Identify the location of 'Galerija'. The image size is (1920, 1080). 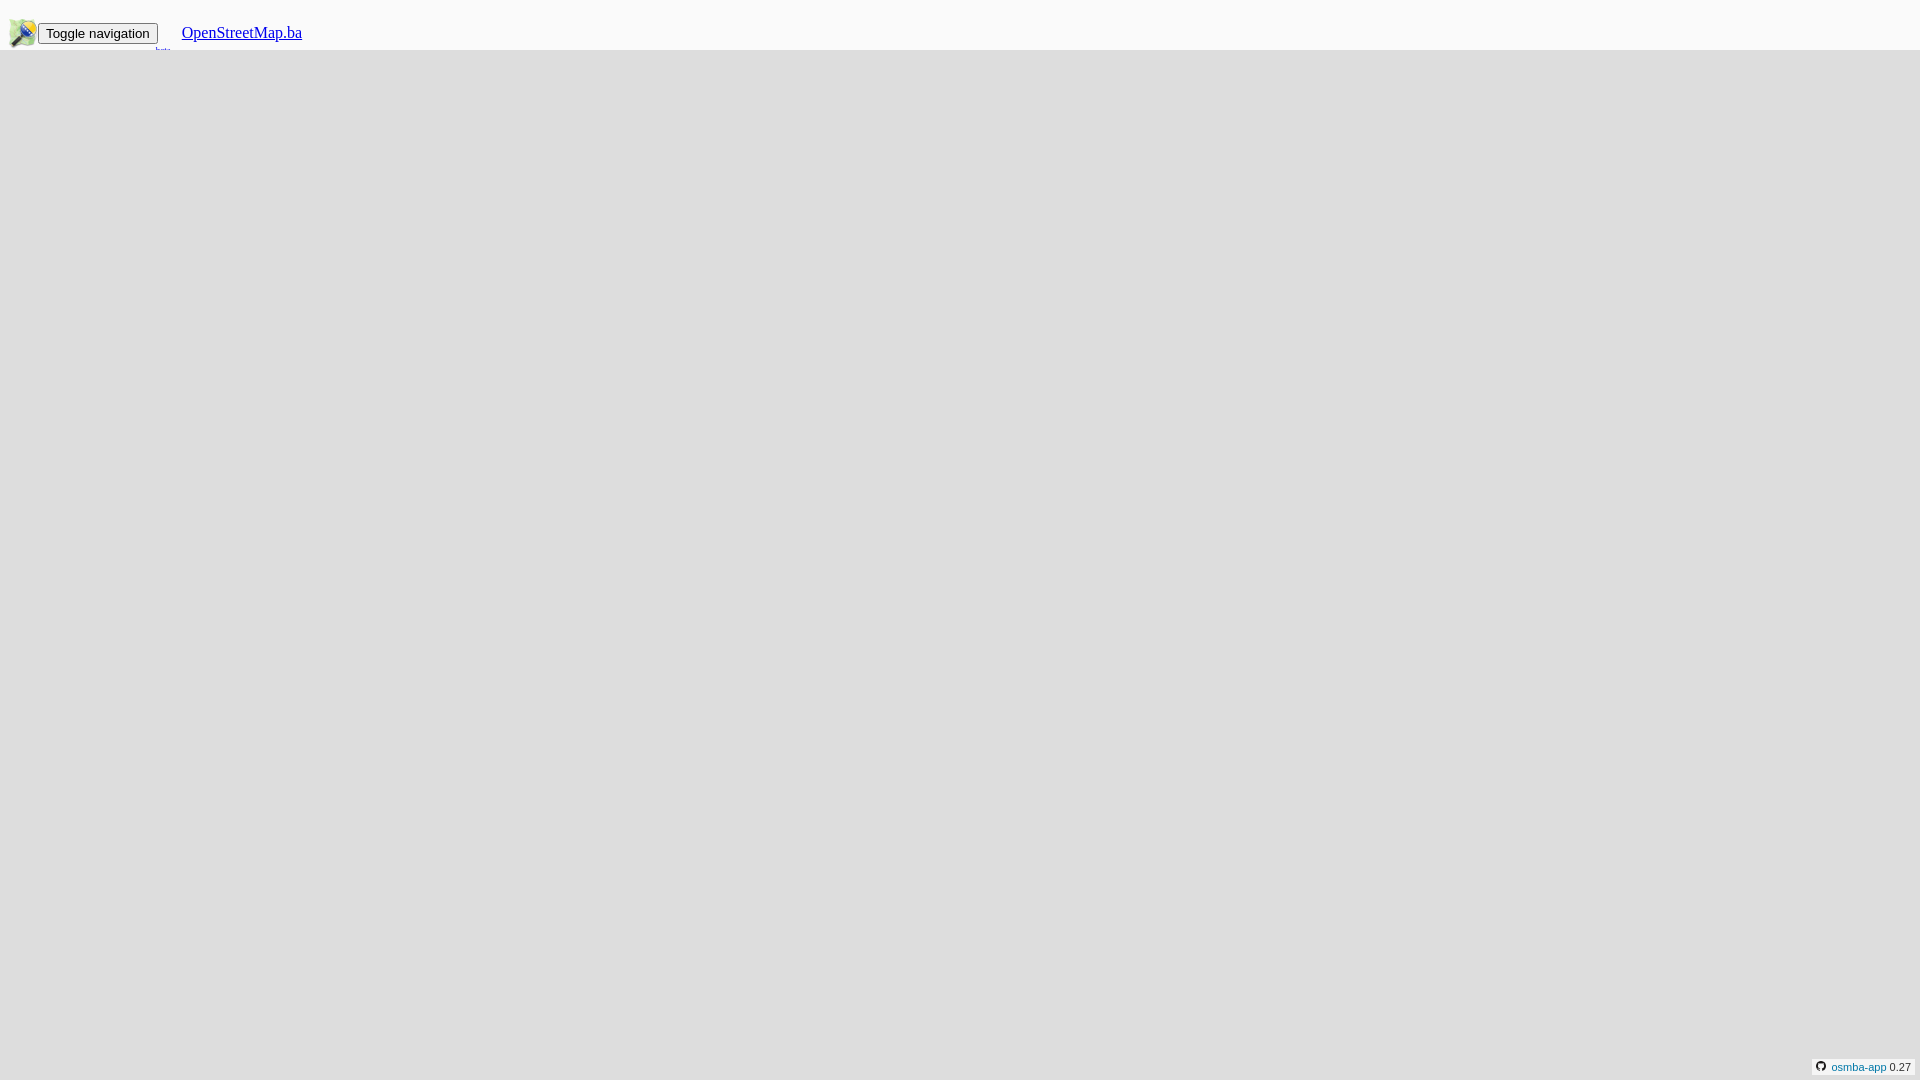
(73, 135).